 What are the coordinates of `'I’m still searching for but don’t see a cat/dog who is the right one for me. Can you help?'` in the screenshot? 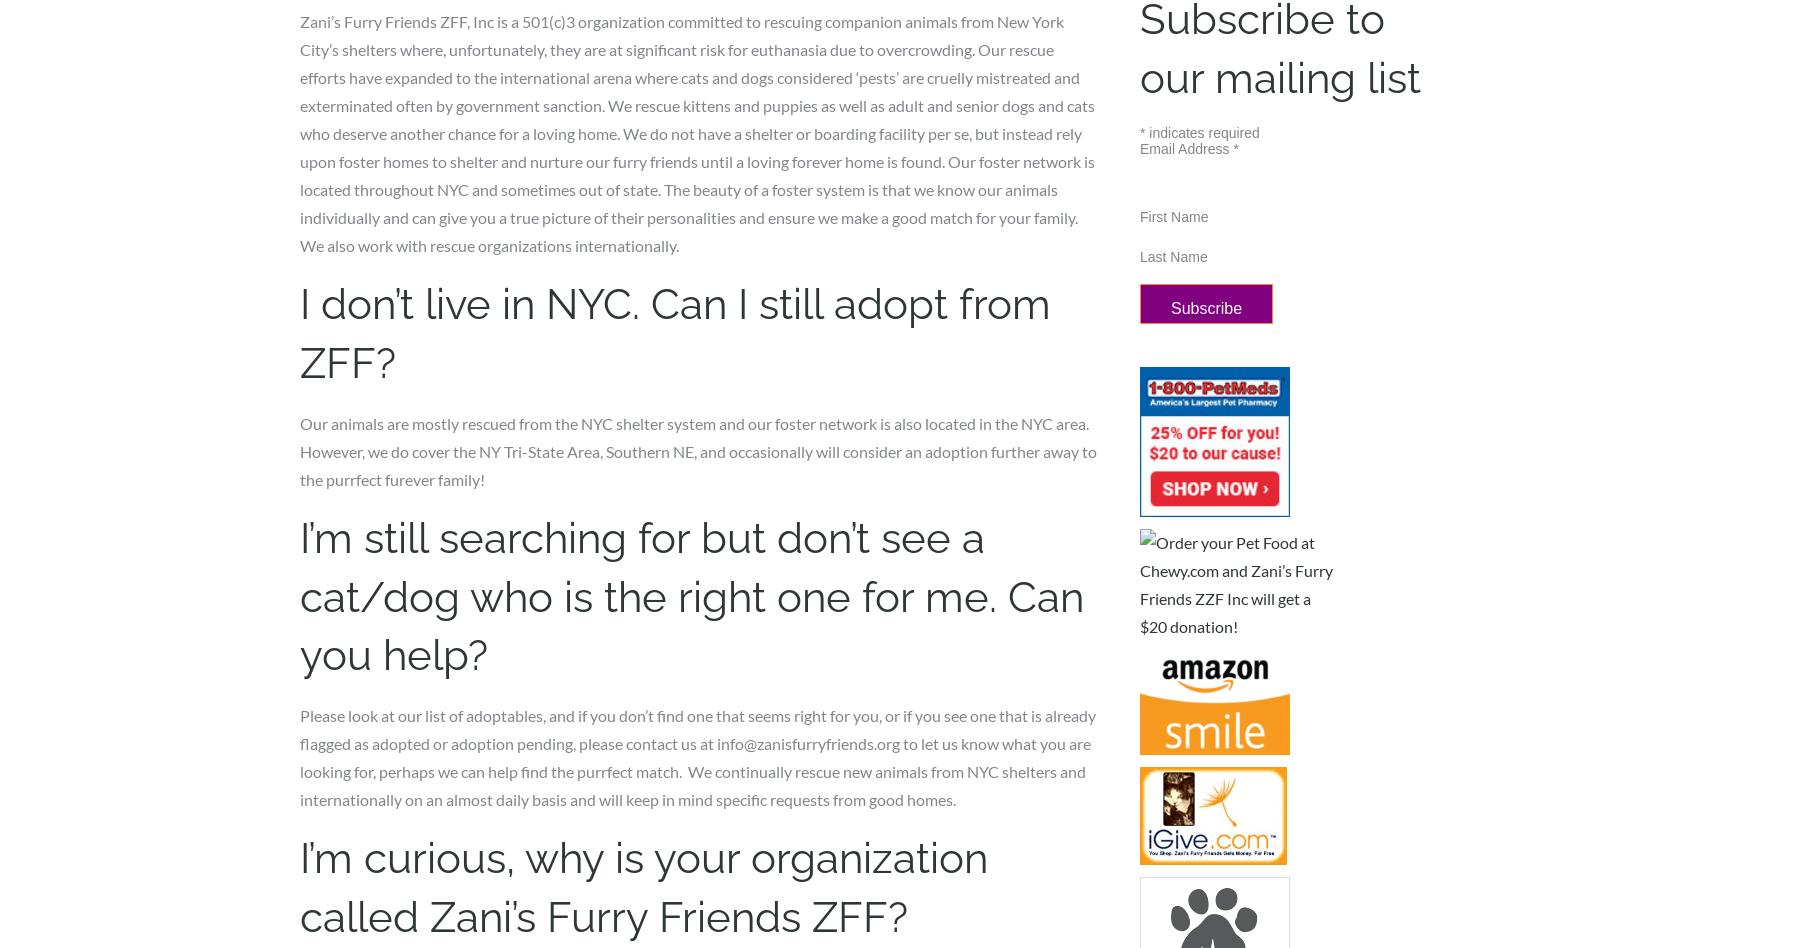 It's located at (690, 595).